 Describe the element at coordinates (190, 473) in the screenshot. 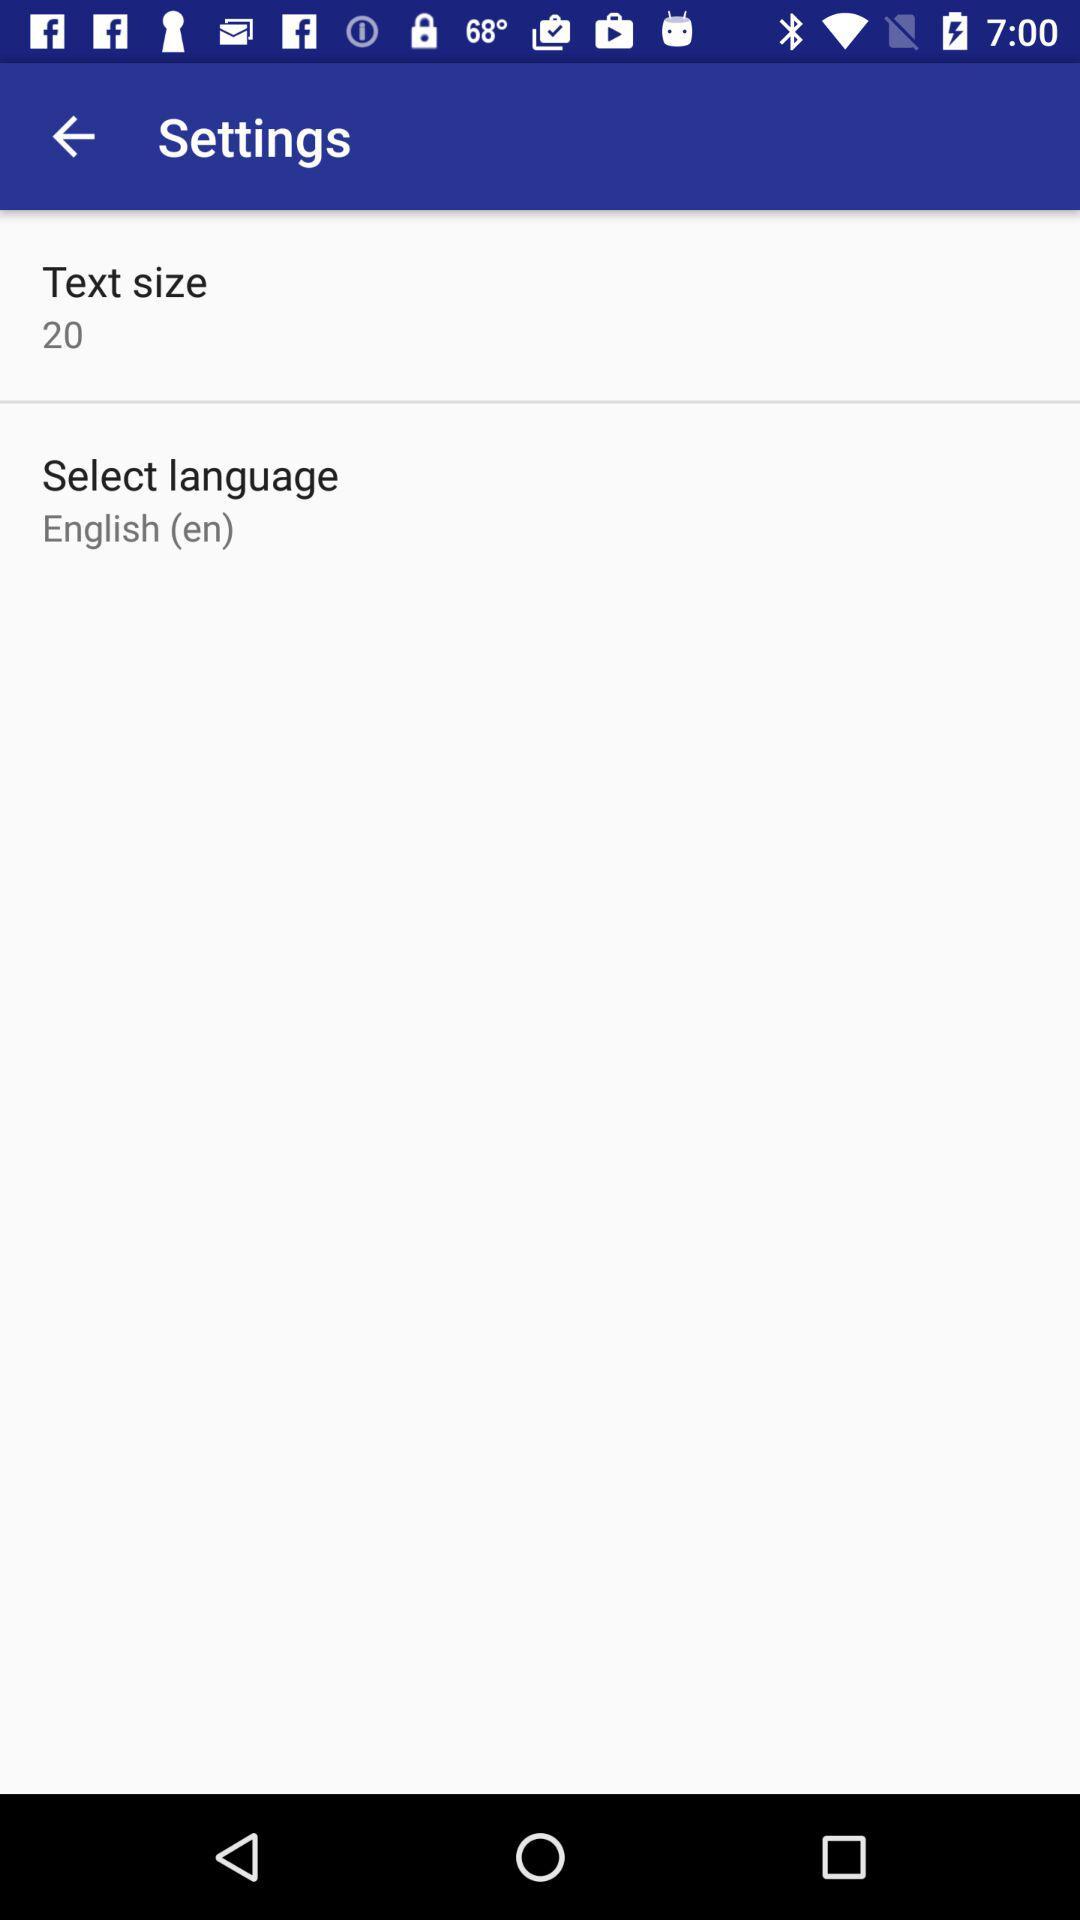

I see `the icon below 20 item` at that location.